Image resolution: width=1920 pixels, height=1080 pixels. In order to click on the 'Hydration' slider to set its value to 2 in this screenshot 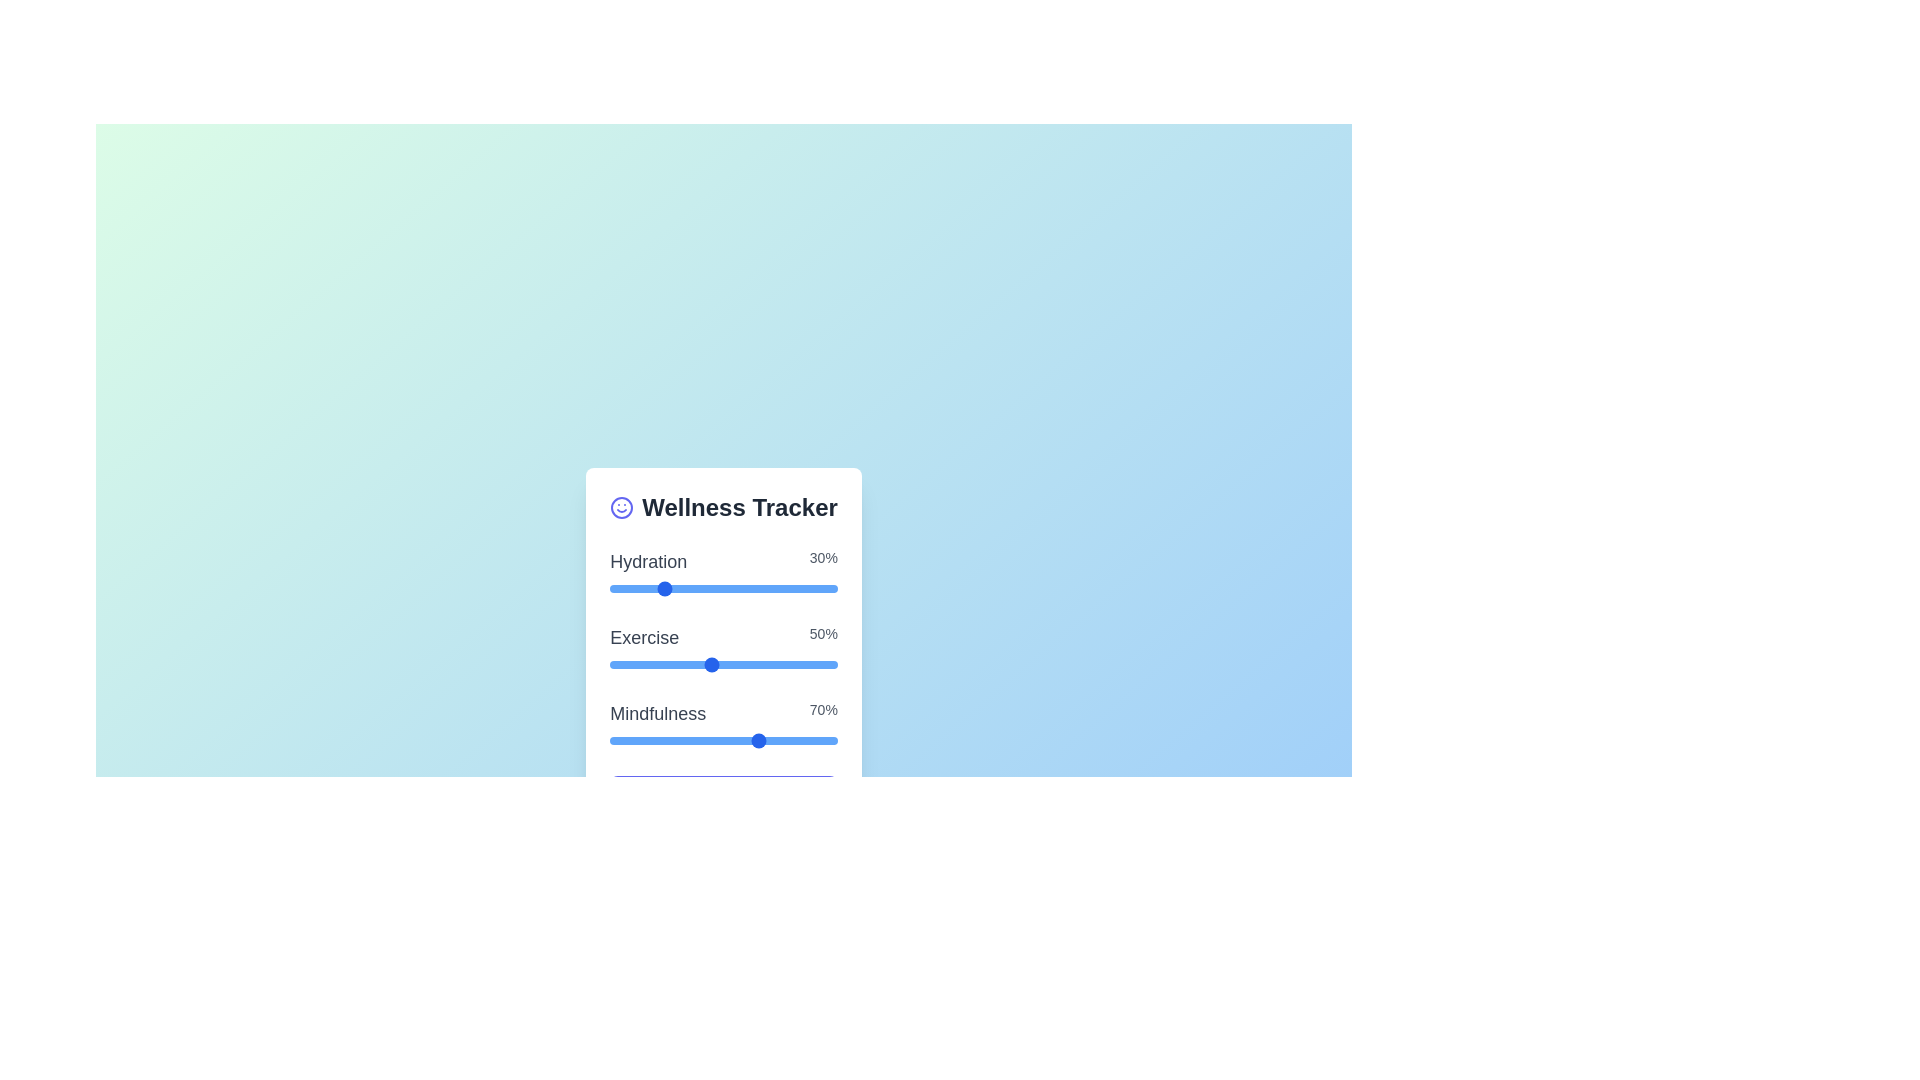, I will do `click(634, 588)`.